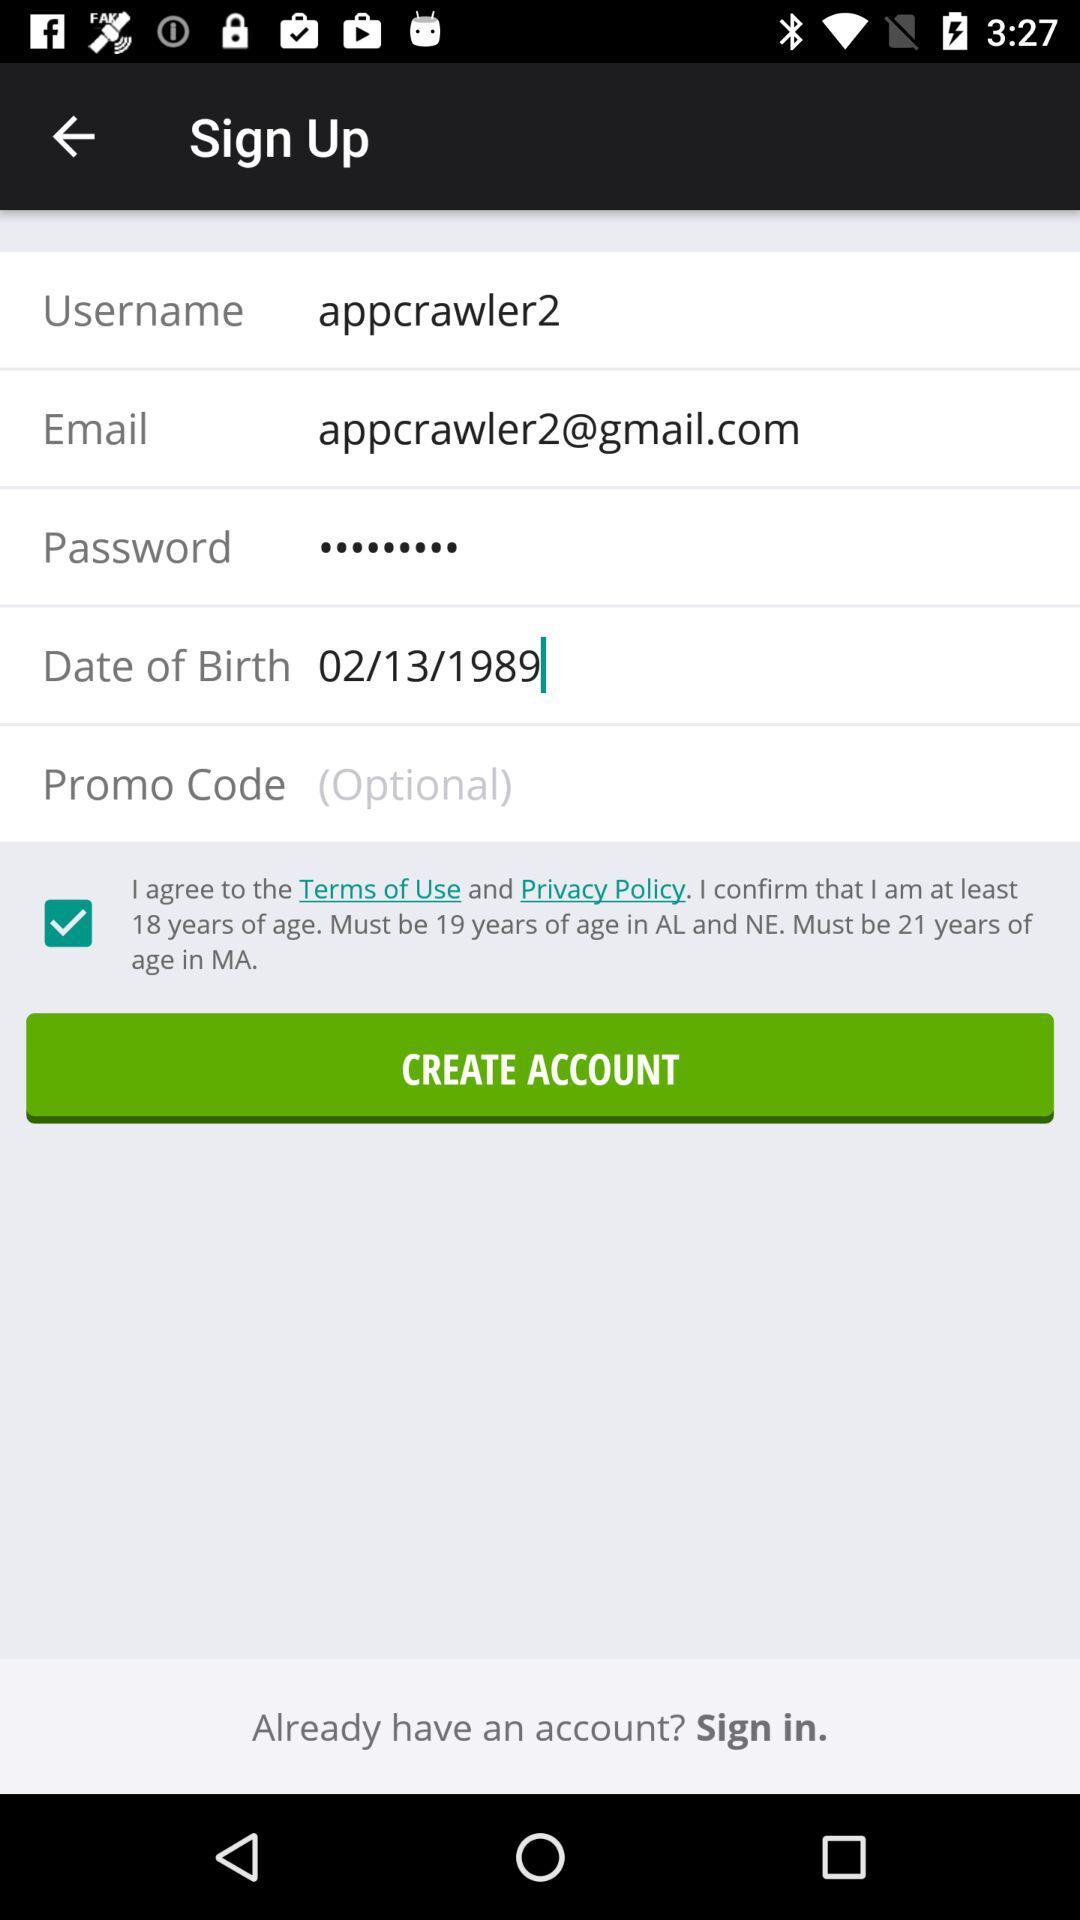 This screenshot has width=1080, height=1920. What do you see at coordinates (671, 664) in the screenshot?
I see `the 02/13/1989 item` at bounding box center [671, 664].